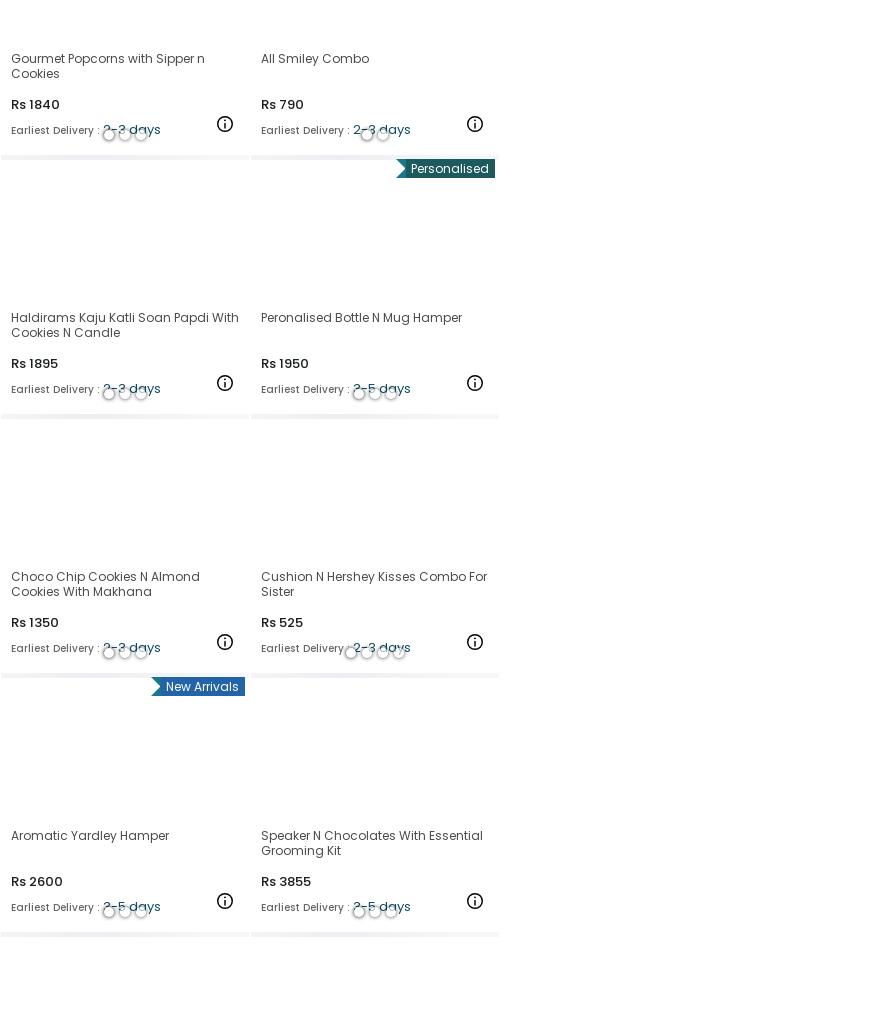 The width and height of the screenshot is (890, 1022). What do you see at coordinates (106, 65) in the screenshot?
I see `'Gourmet Popcorns with Sipper n Cookies'` at bounding box center [106, 65].